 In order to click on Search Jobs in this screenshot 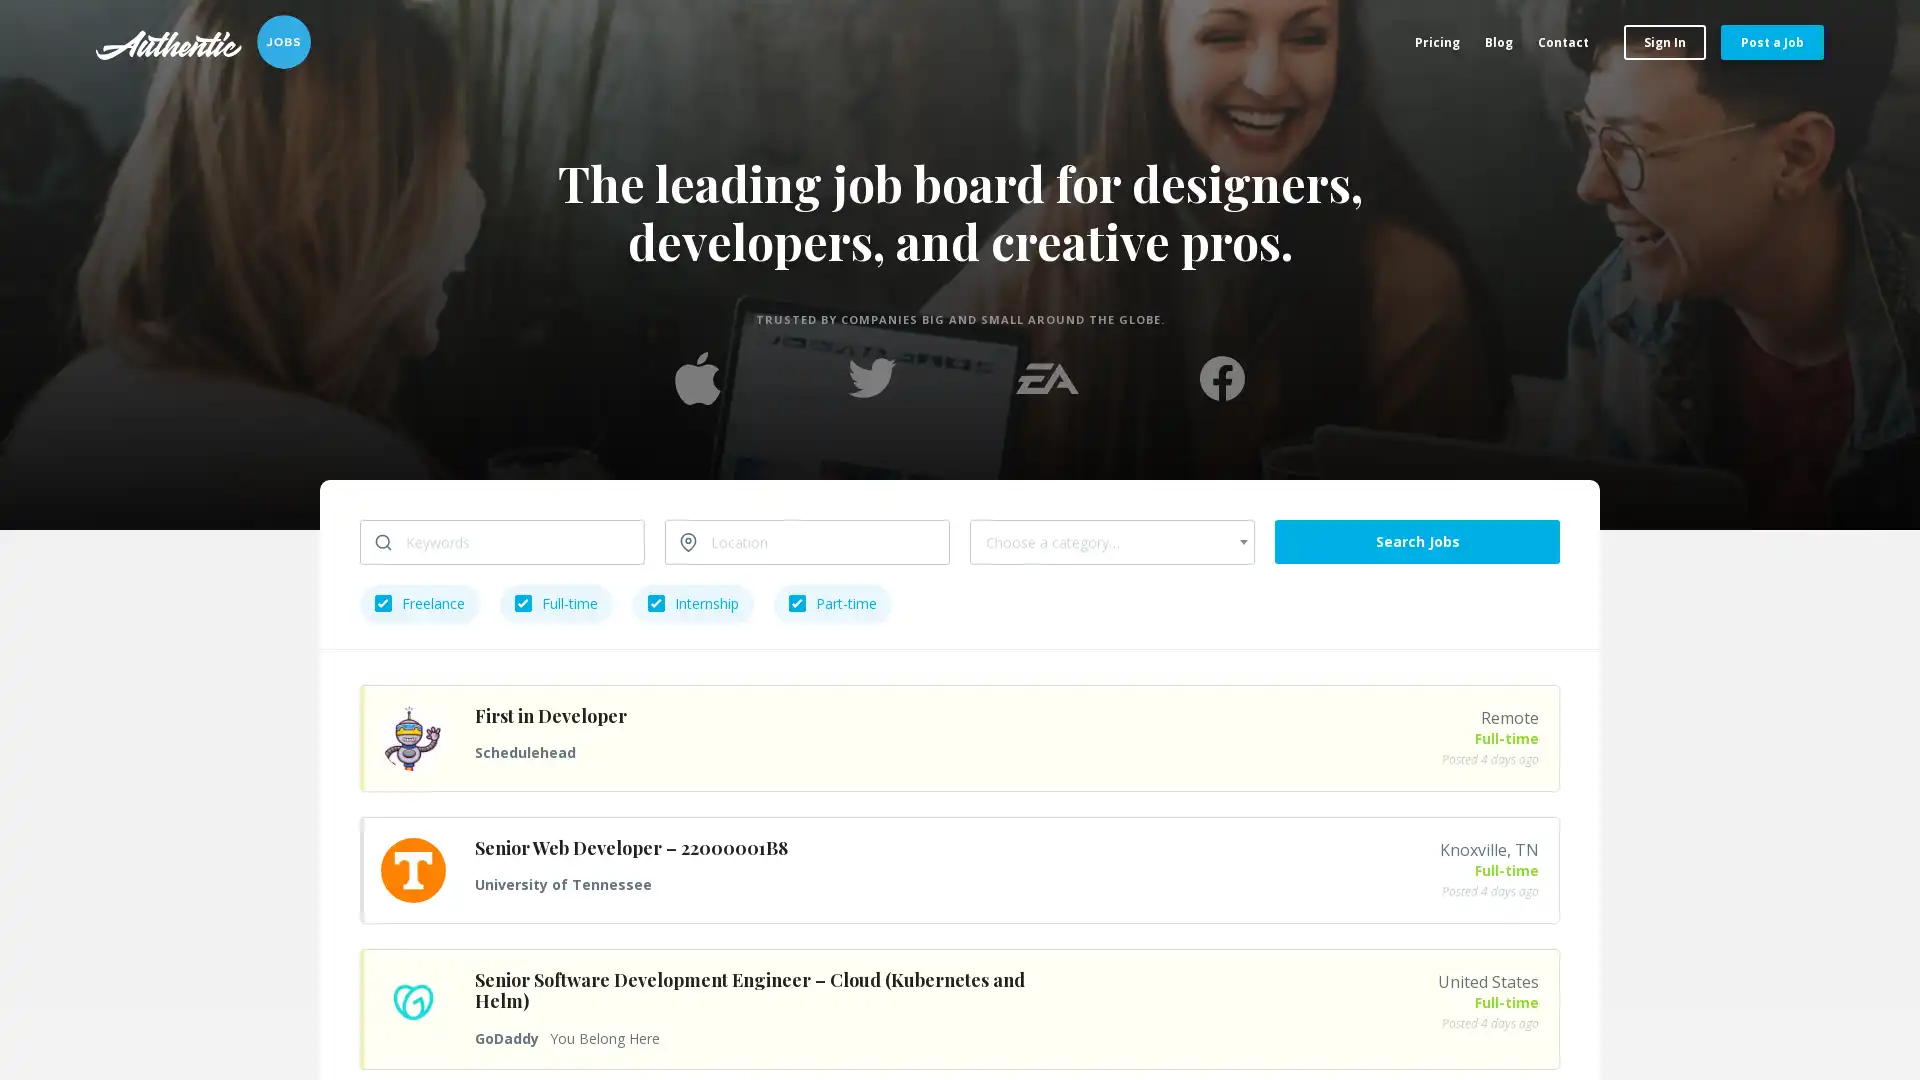, I will do `click(1416, 541)`.